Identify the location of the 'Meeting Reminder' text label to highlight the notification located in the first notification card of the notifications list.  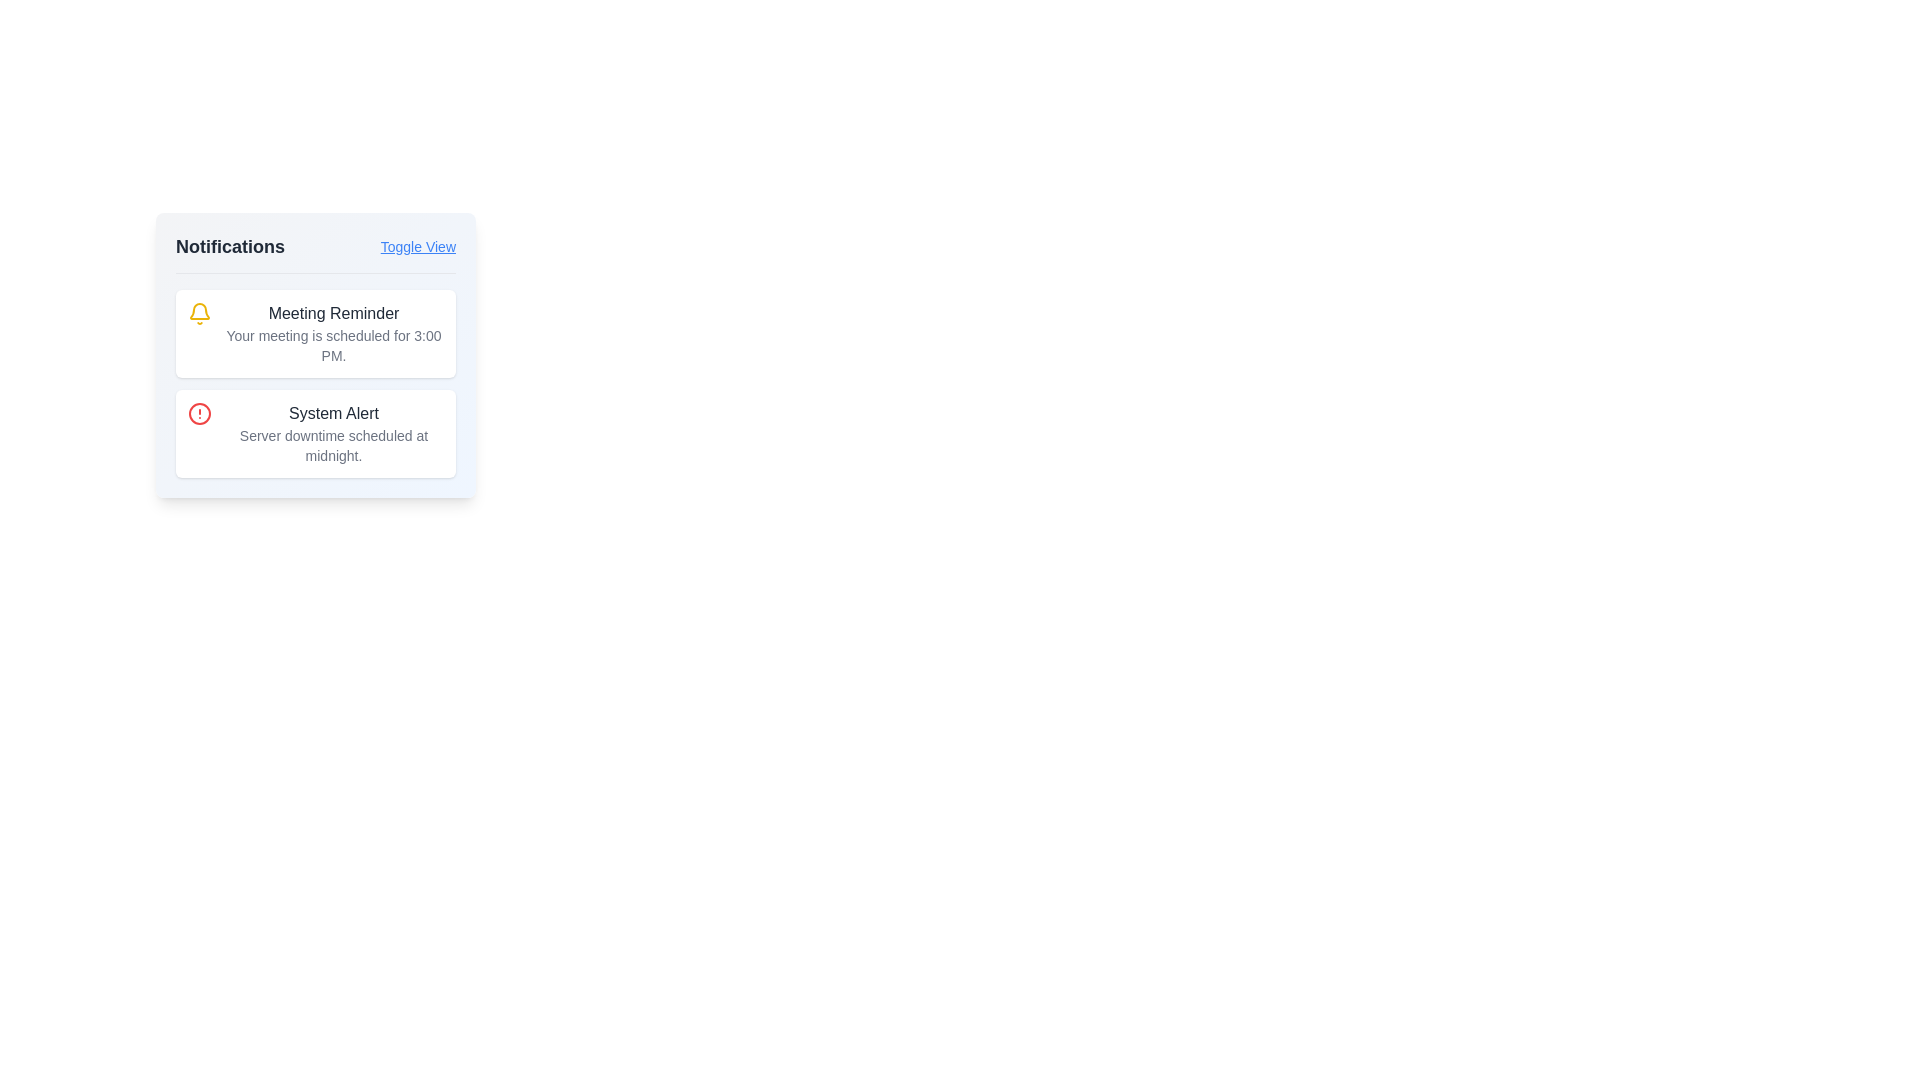
(334, 313).